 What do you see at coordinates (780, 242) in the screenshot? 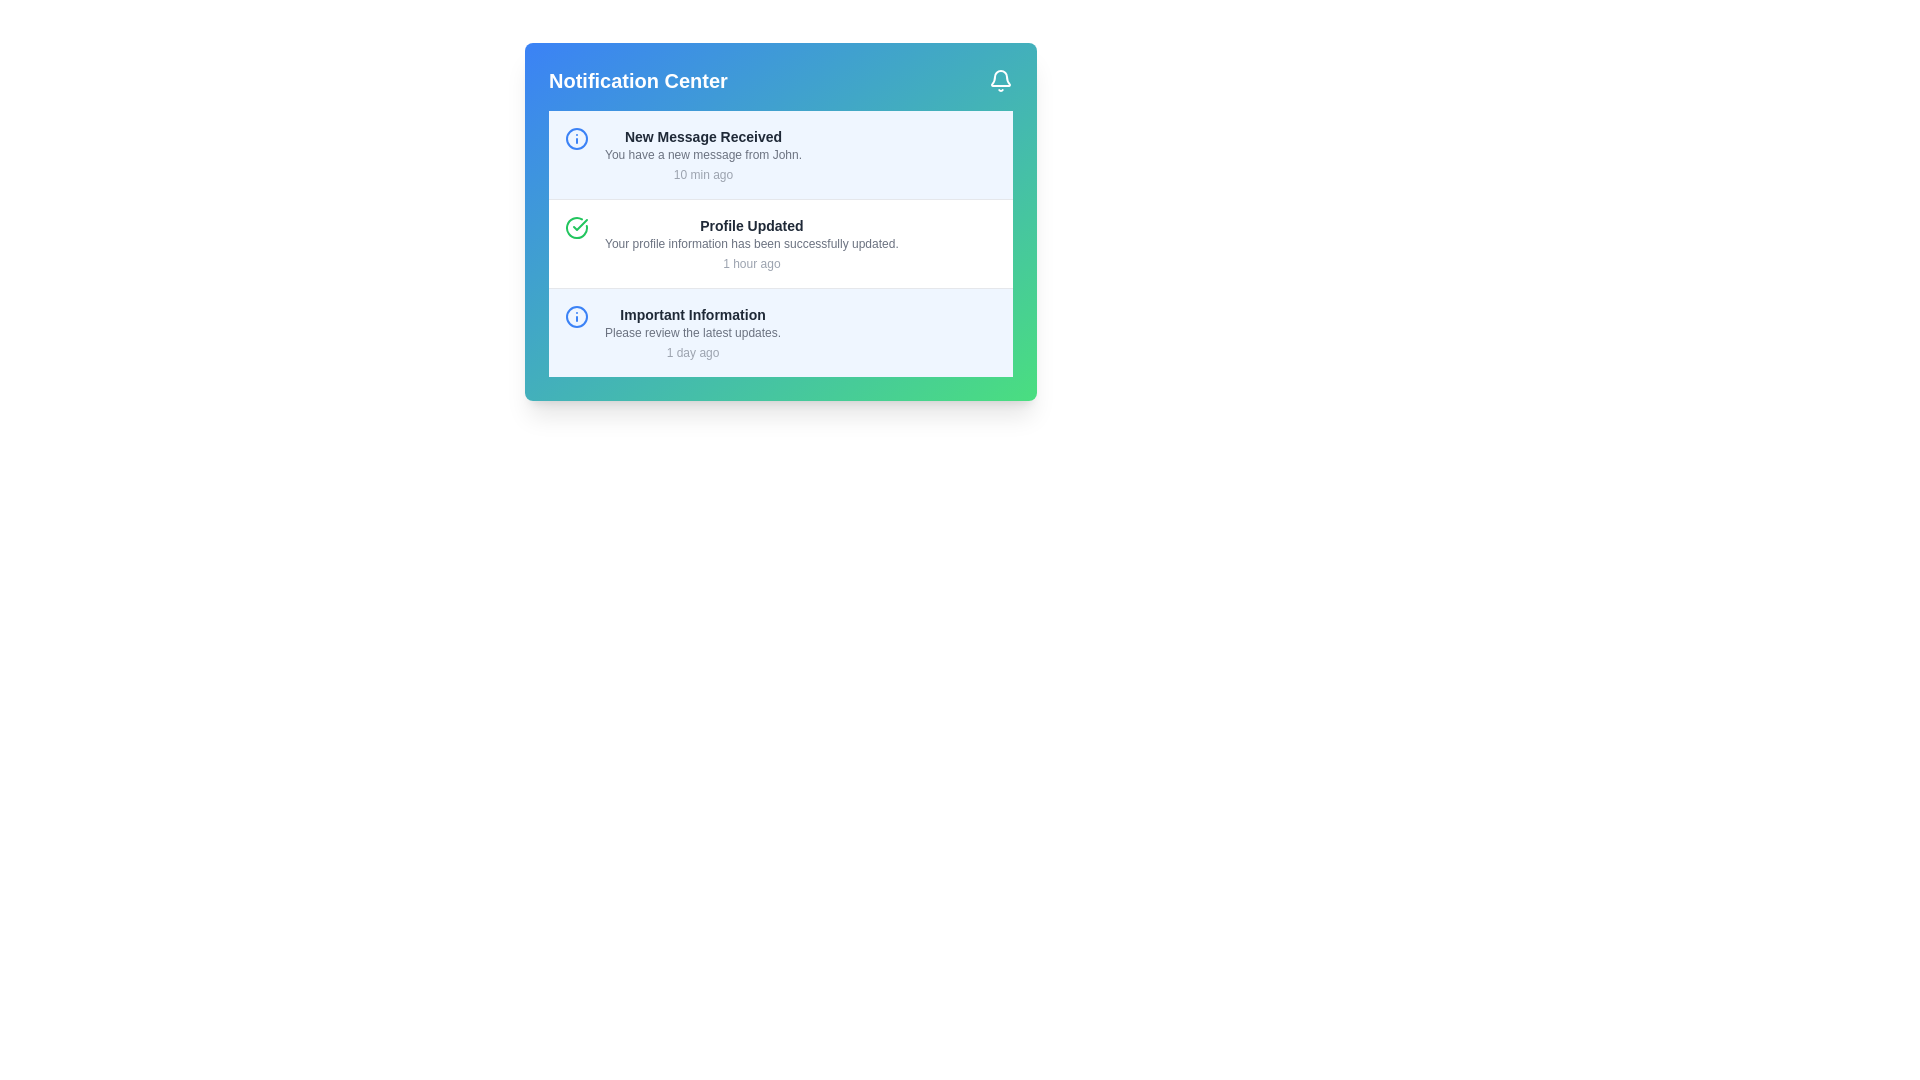
I see `a notification within the vertically stacked list of notifications in the Notification Center` at bounding box center [780, 242].